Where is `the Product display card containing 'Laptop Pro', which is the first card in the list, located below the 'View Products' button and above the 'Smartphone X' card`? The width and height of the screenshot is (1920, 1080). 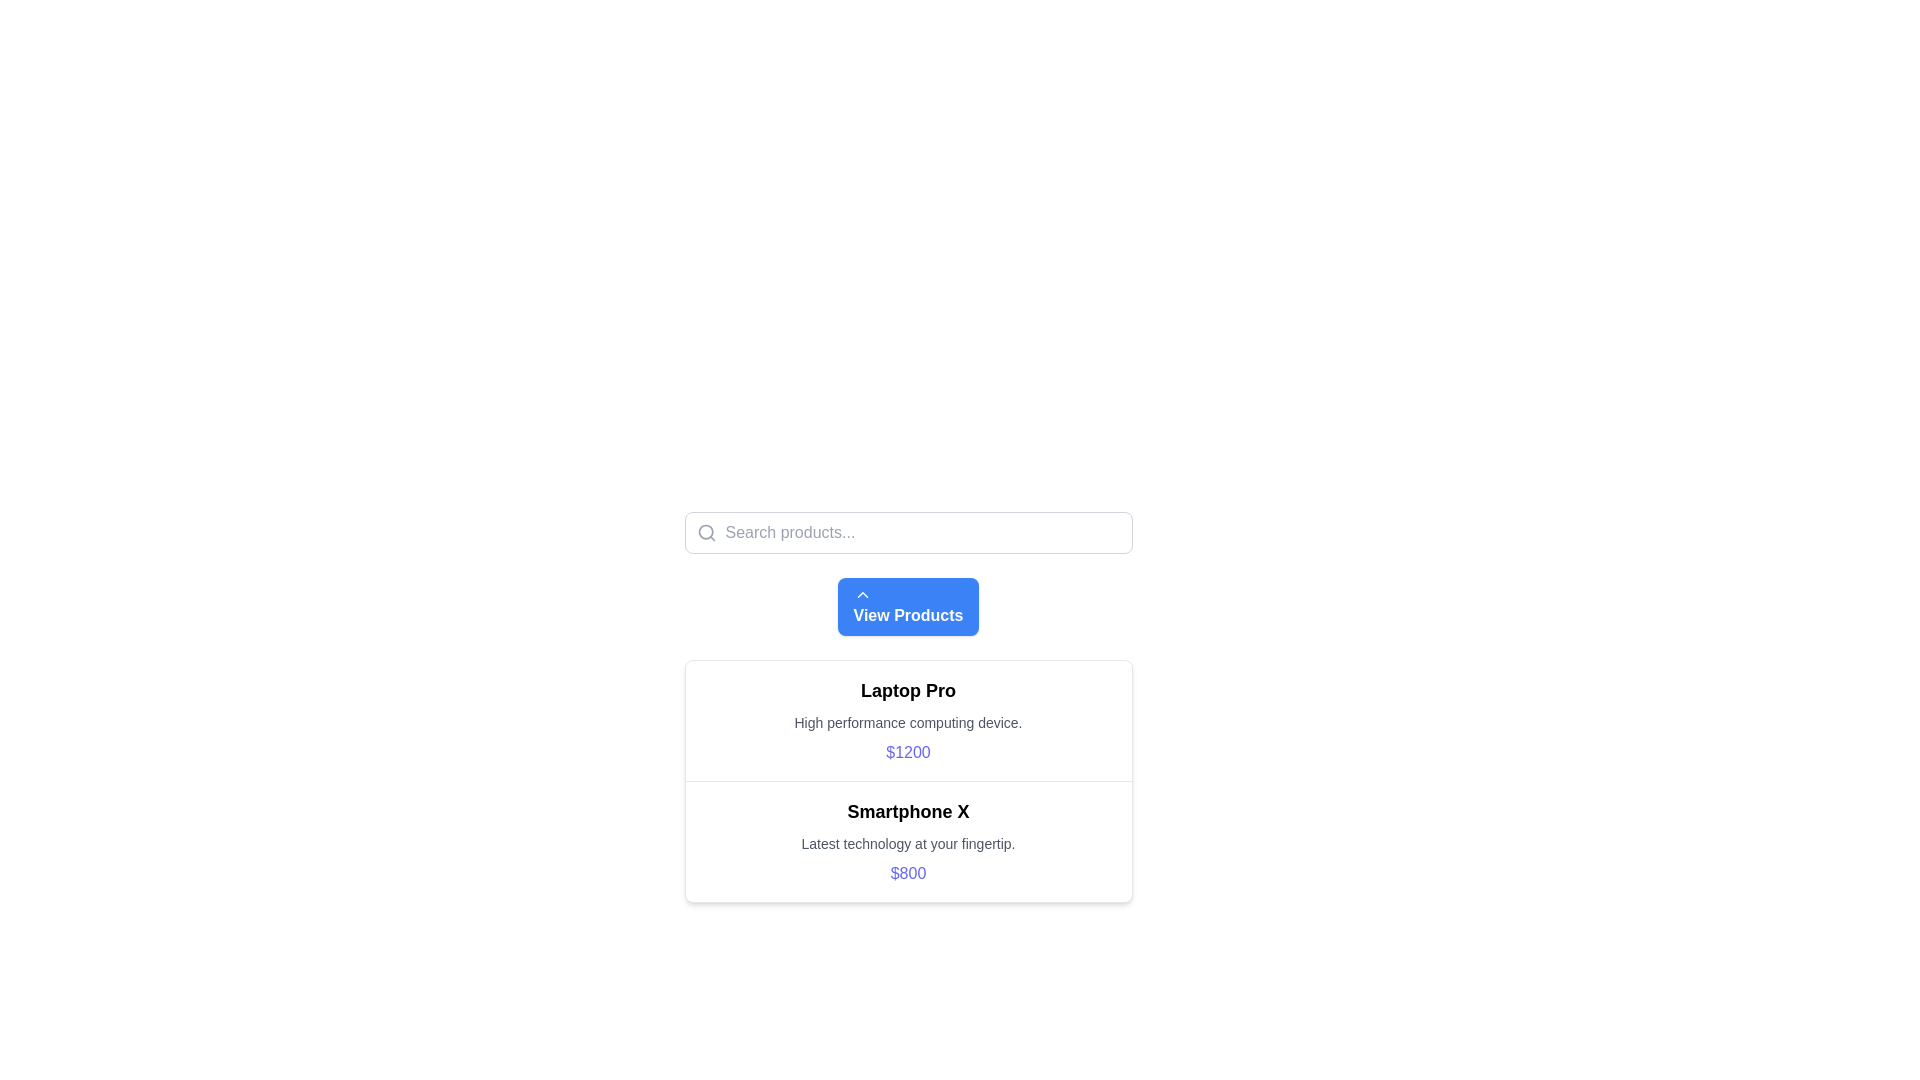 the Product display card containing 'Laptop Pro', which is the first card in the list, located below the 'View Products' button and above the 'Smartphone X' card is located at coordinates (907, 706).